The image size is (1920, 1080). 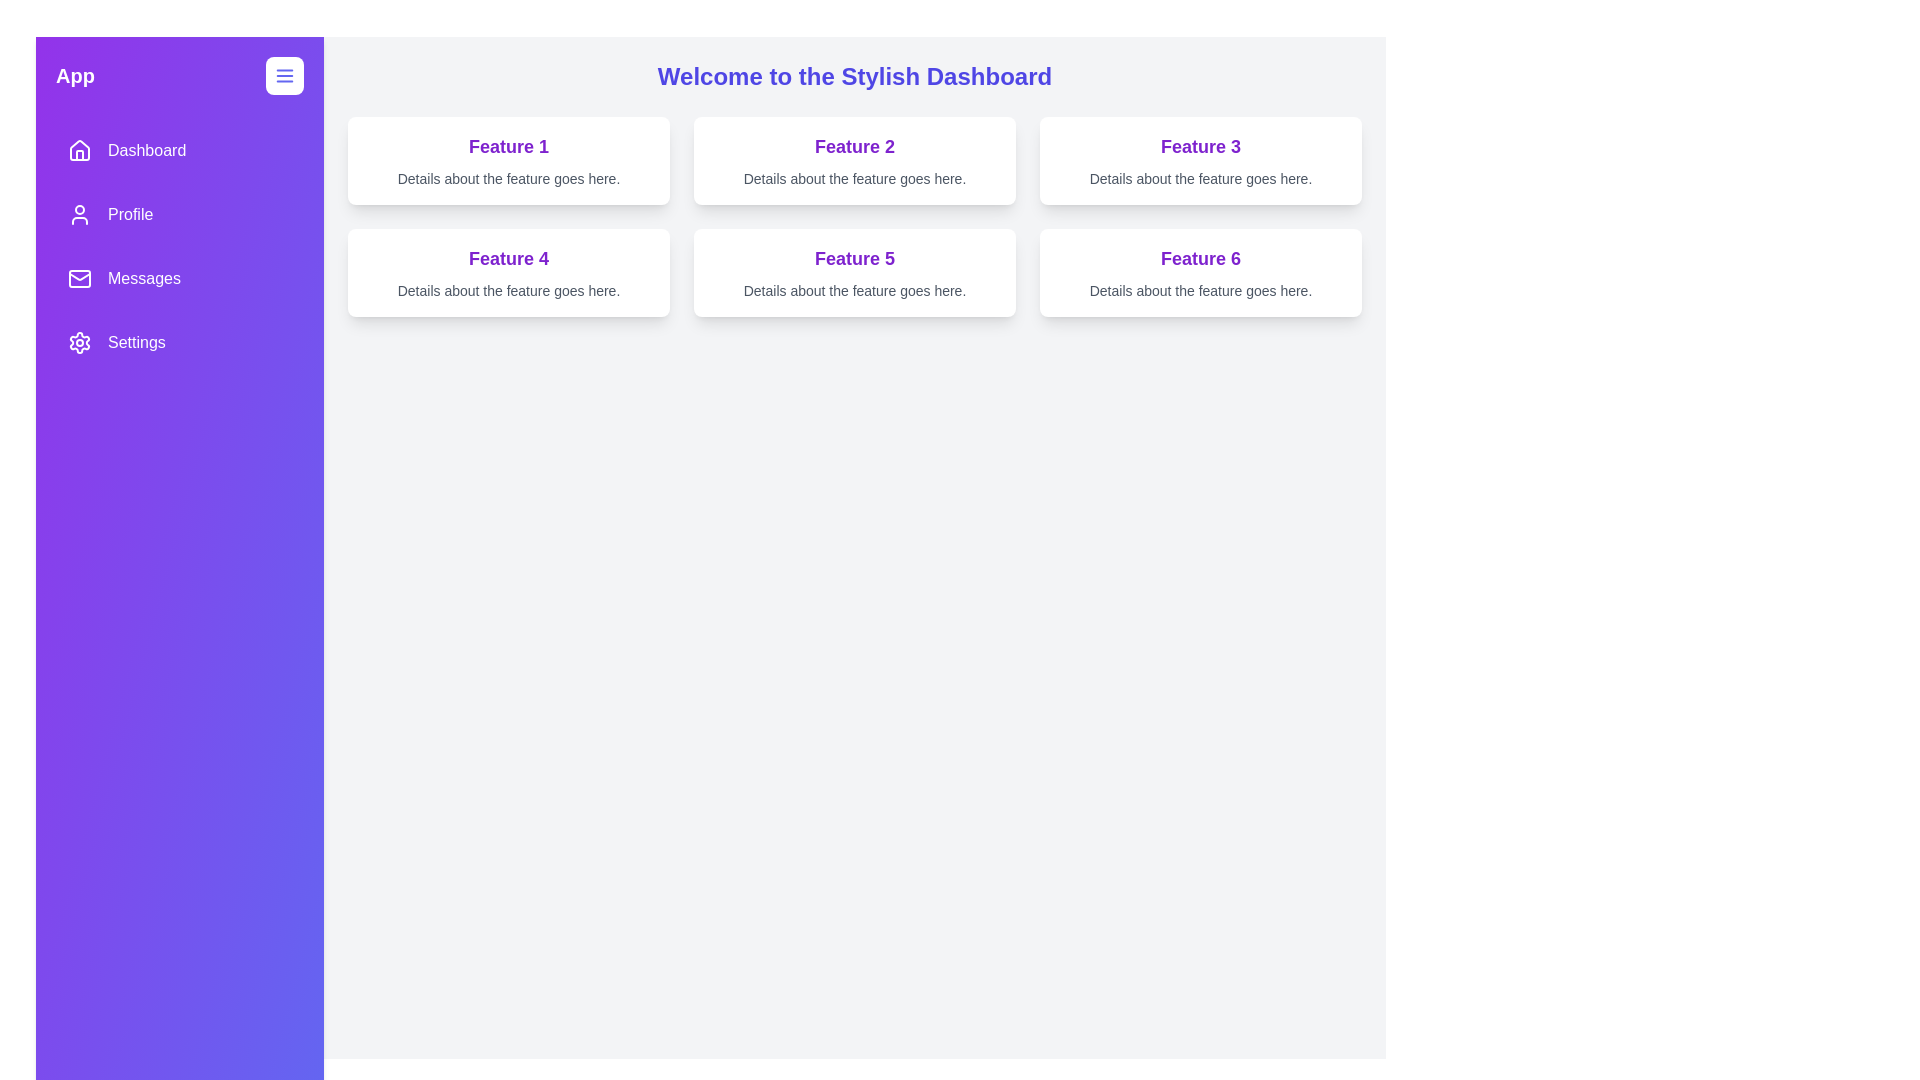 What do you see at coordinates (854, 177) in the screenshot?
I see `text block providing a brief description of 'Feature 2', which is located directly below the label 'Feature 2' in the second column of a three-column grid layout` at bounding box center [854, 177].